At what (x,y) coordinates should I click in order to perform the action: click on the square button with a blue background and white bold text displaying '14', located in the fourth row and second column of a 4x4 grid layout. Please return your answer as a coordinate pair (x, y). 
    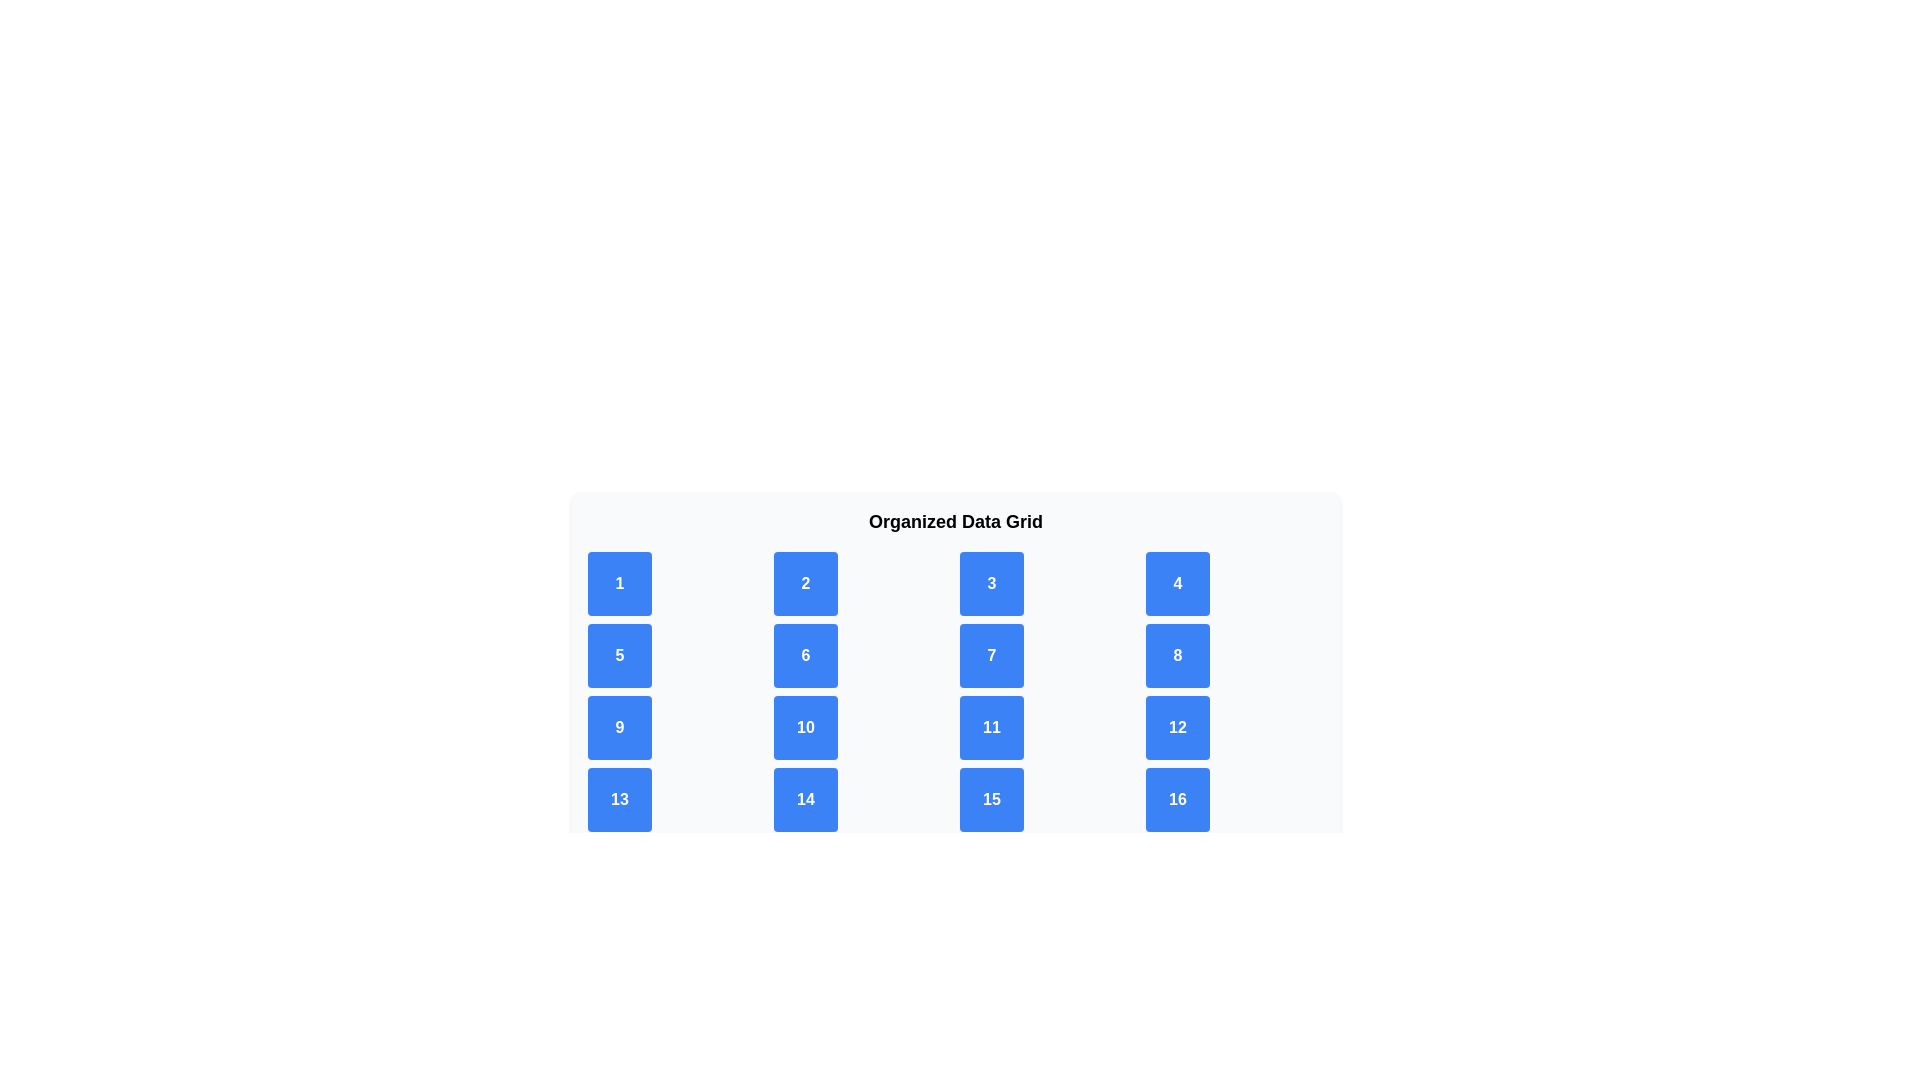
    Looking at the image, I should click on (806, 798).